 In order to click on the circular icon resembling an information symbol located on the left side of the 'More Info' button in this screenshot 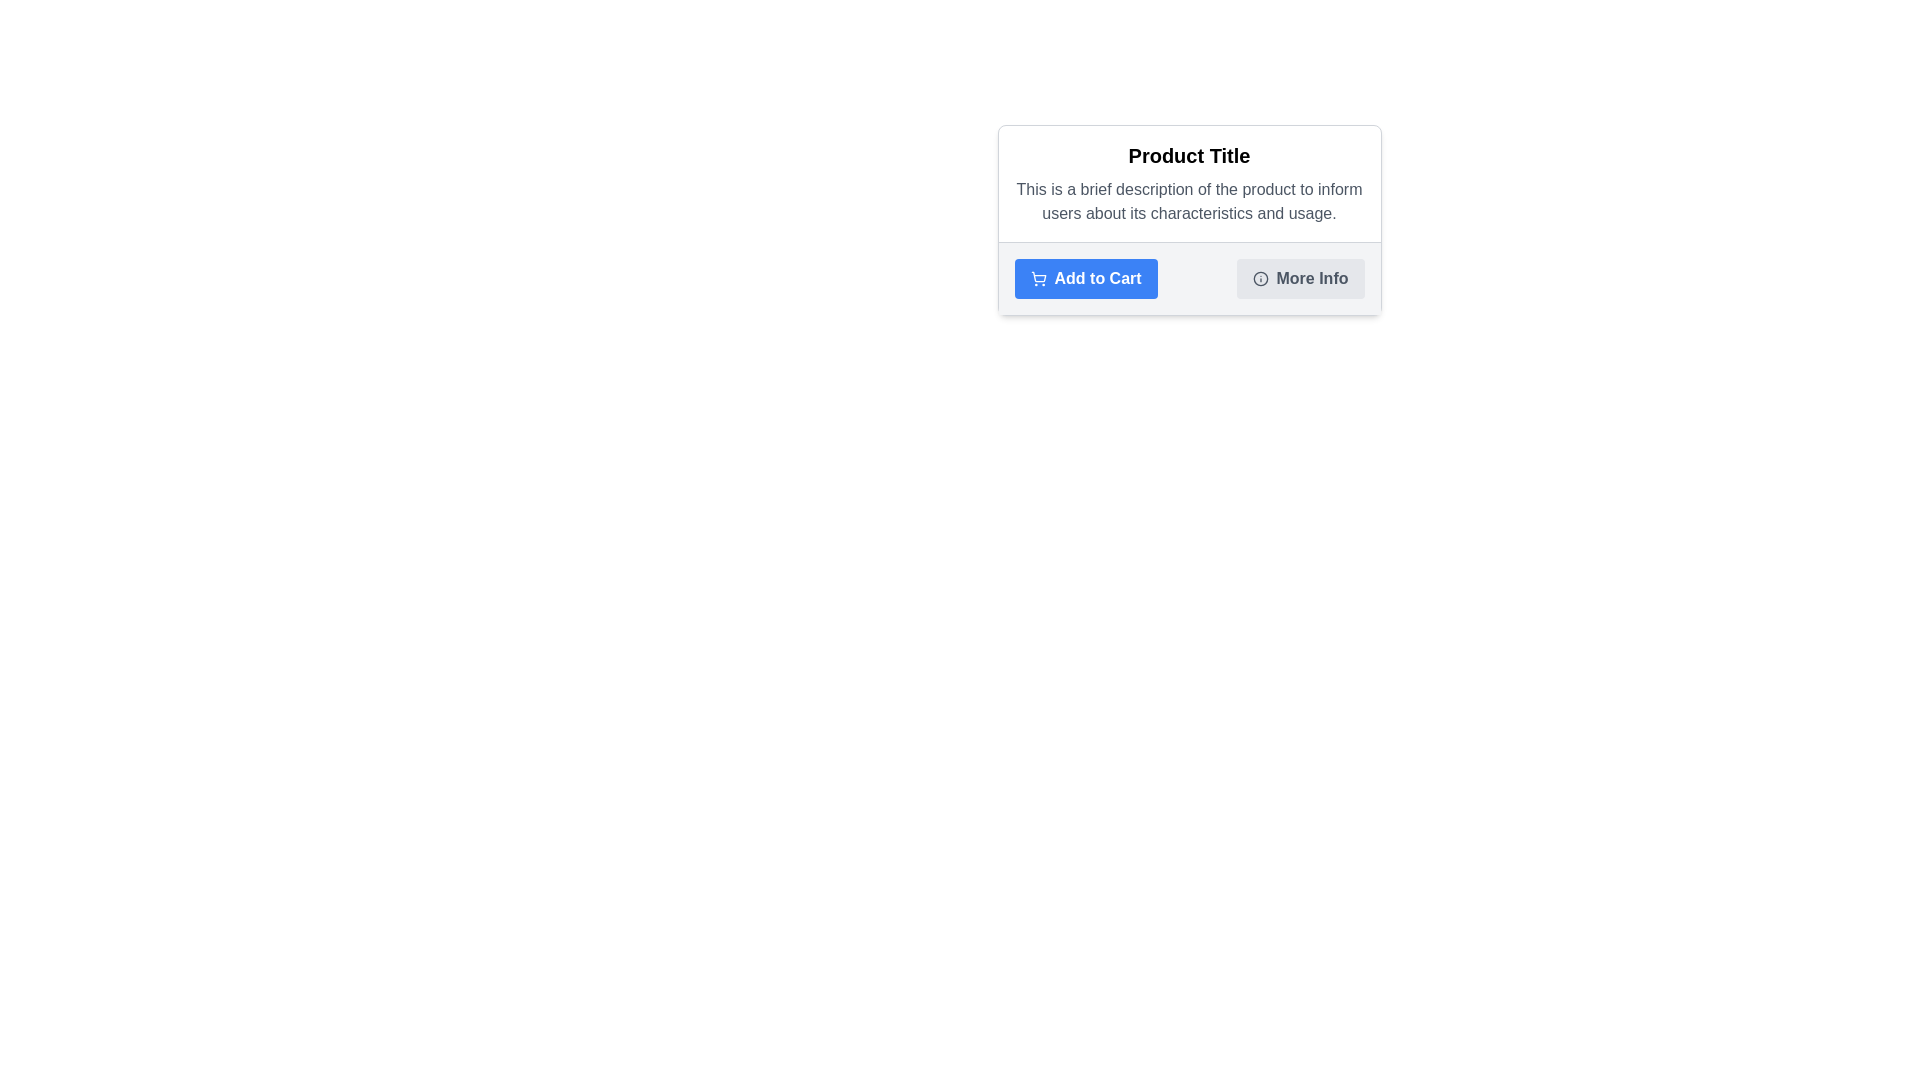, I will do `click(1259, 278)`.